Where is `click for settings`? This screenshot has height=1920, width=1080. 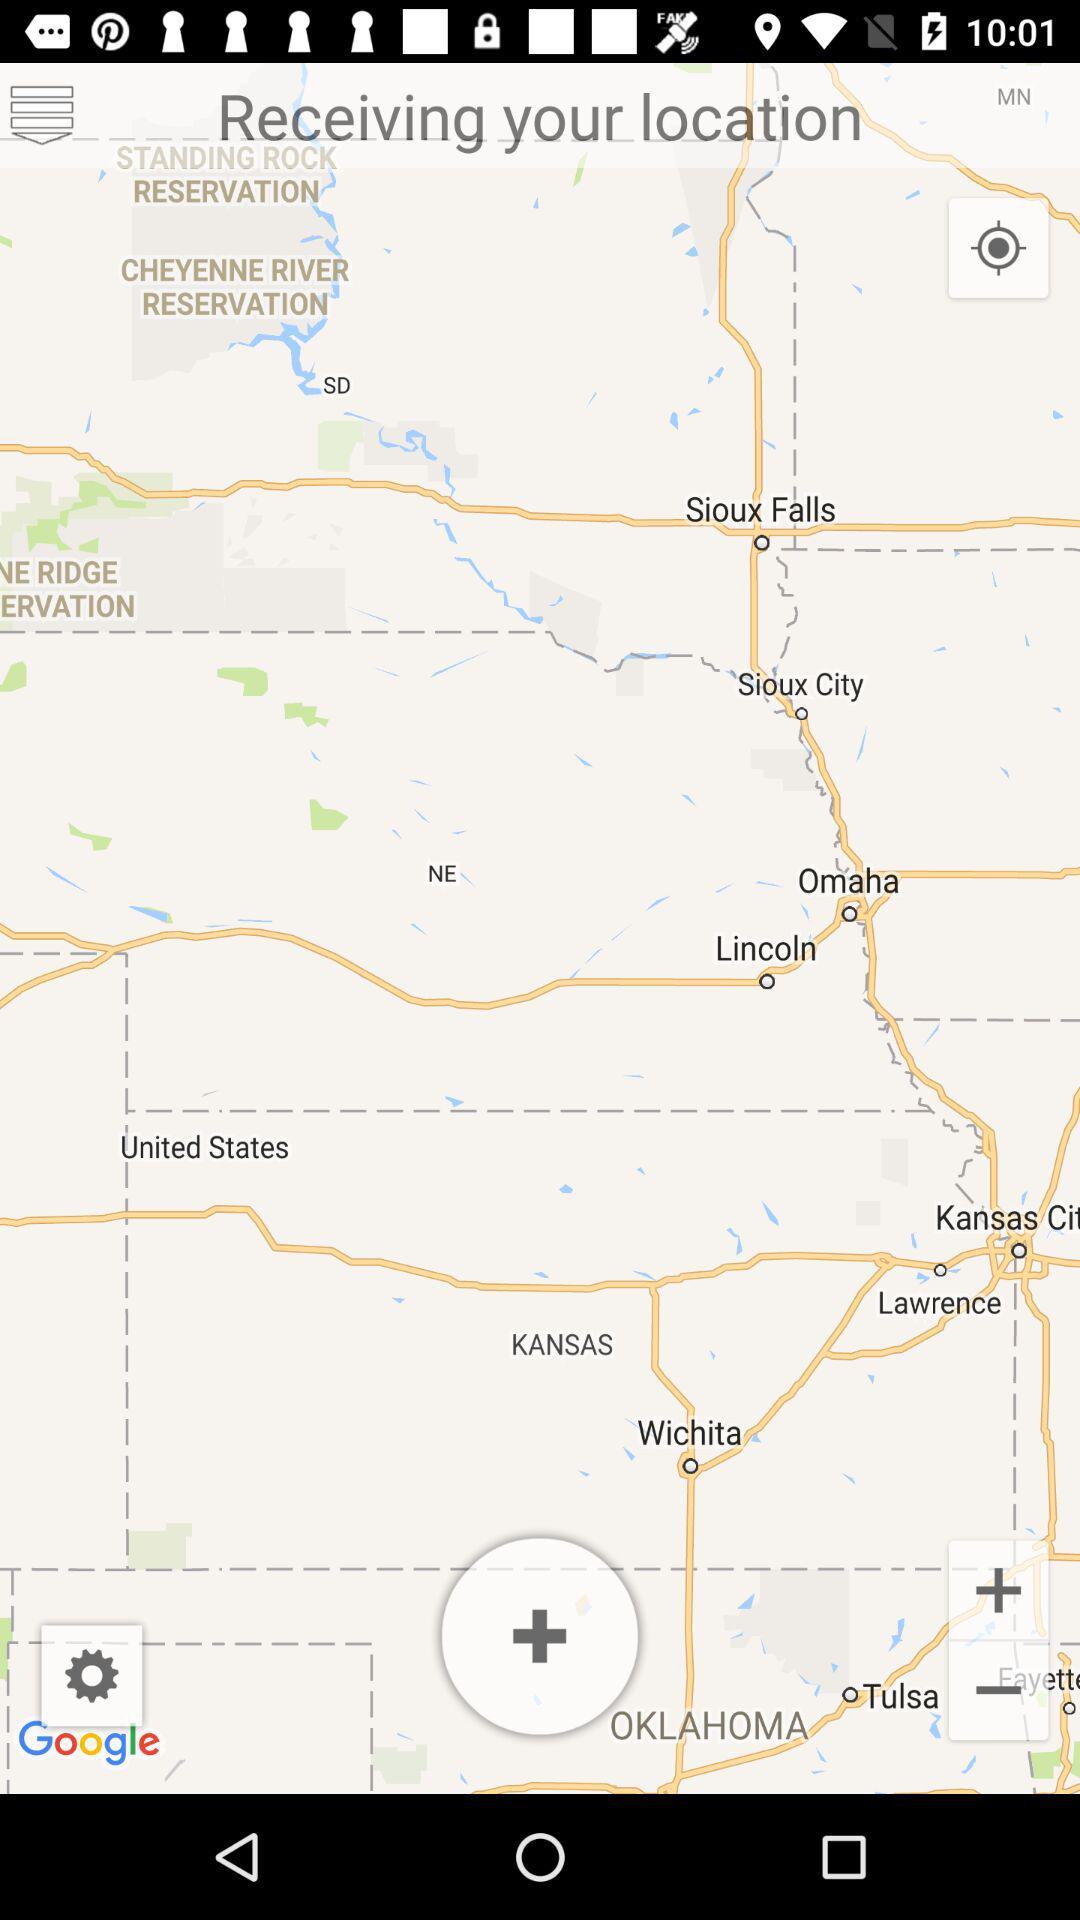 click for settings is located at coordinates (91, 1675).